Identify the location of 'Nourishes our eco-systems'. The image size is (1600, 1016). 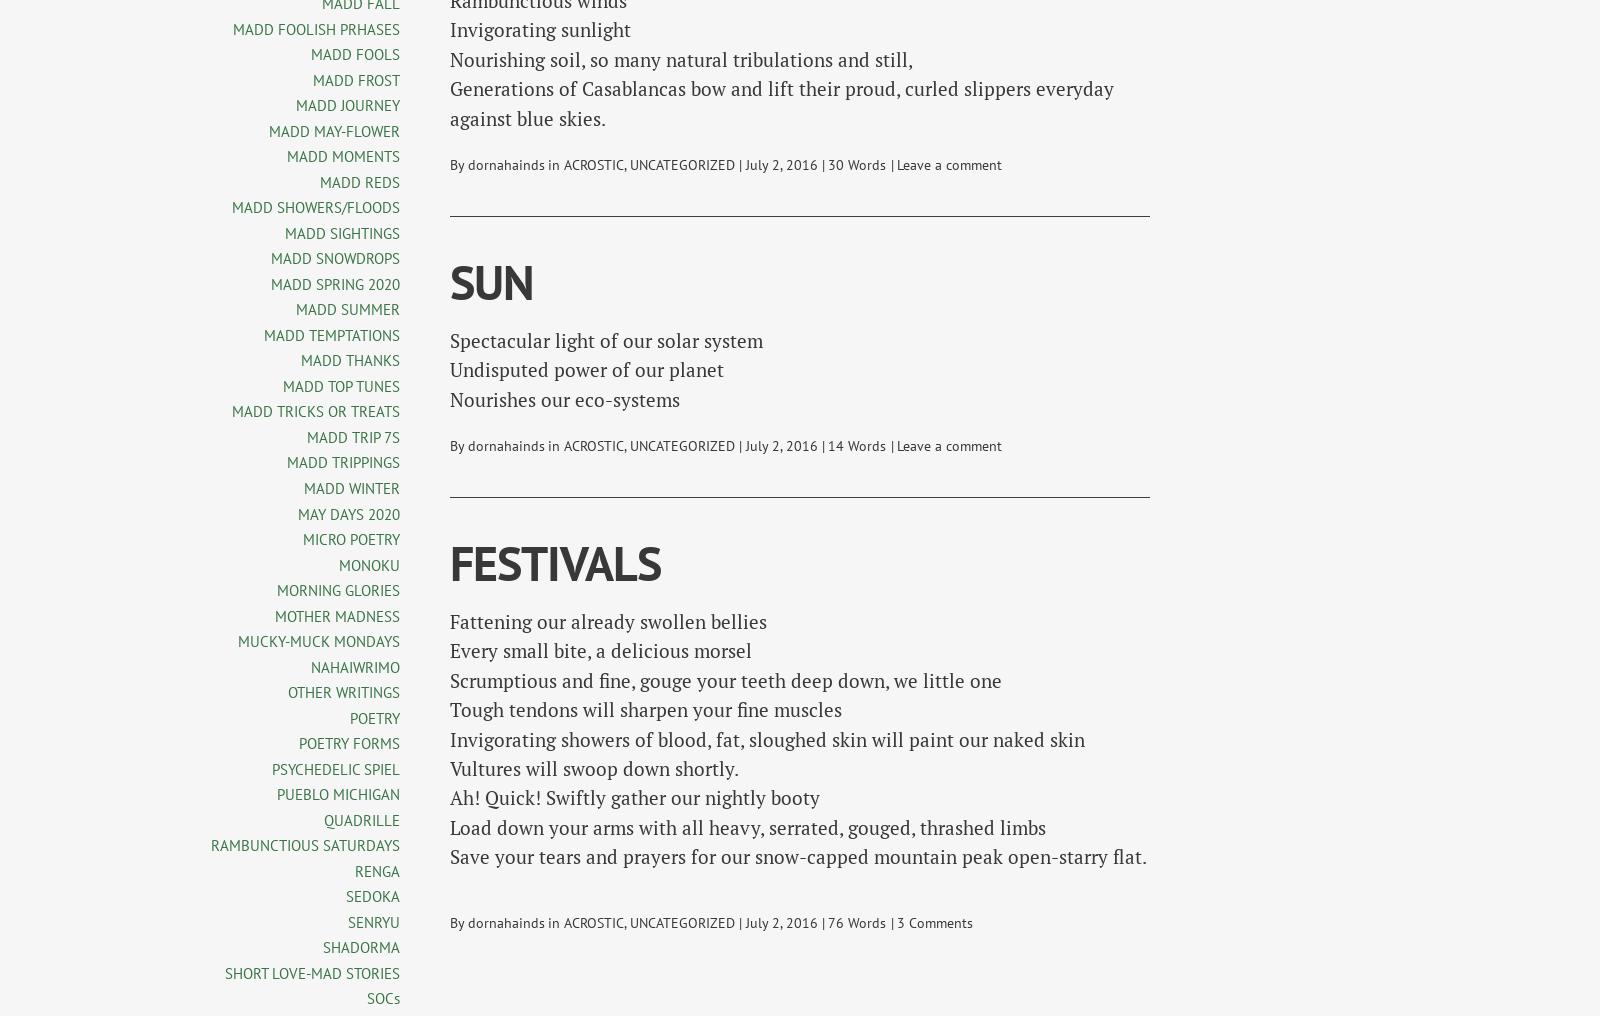
(563, 397).